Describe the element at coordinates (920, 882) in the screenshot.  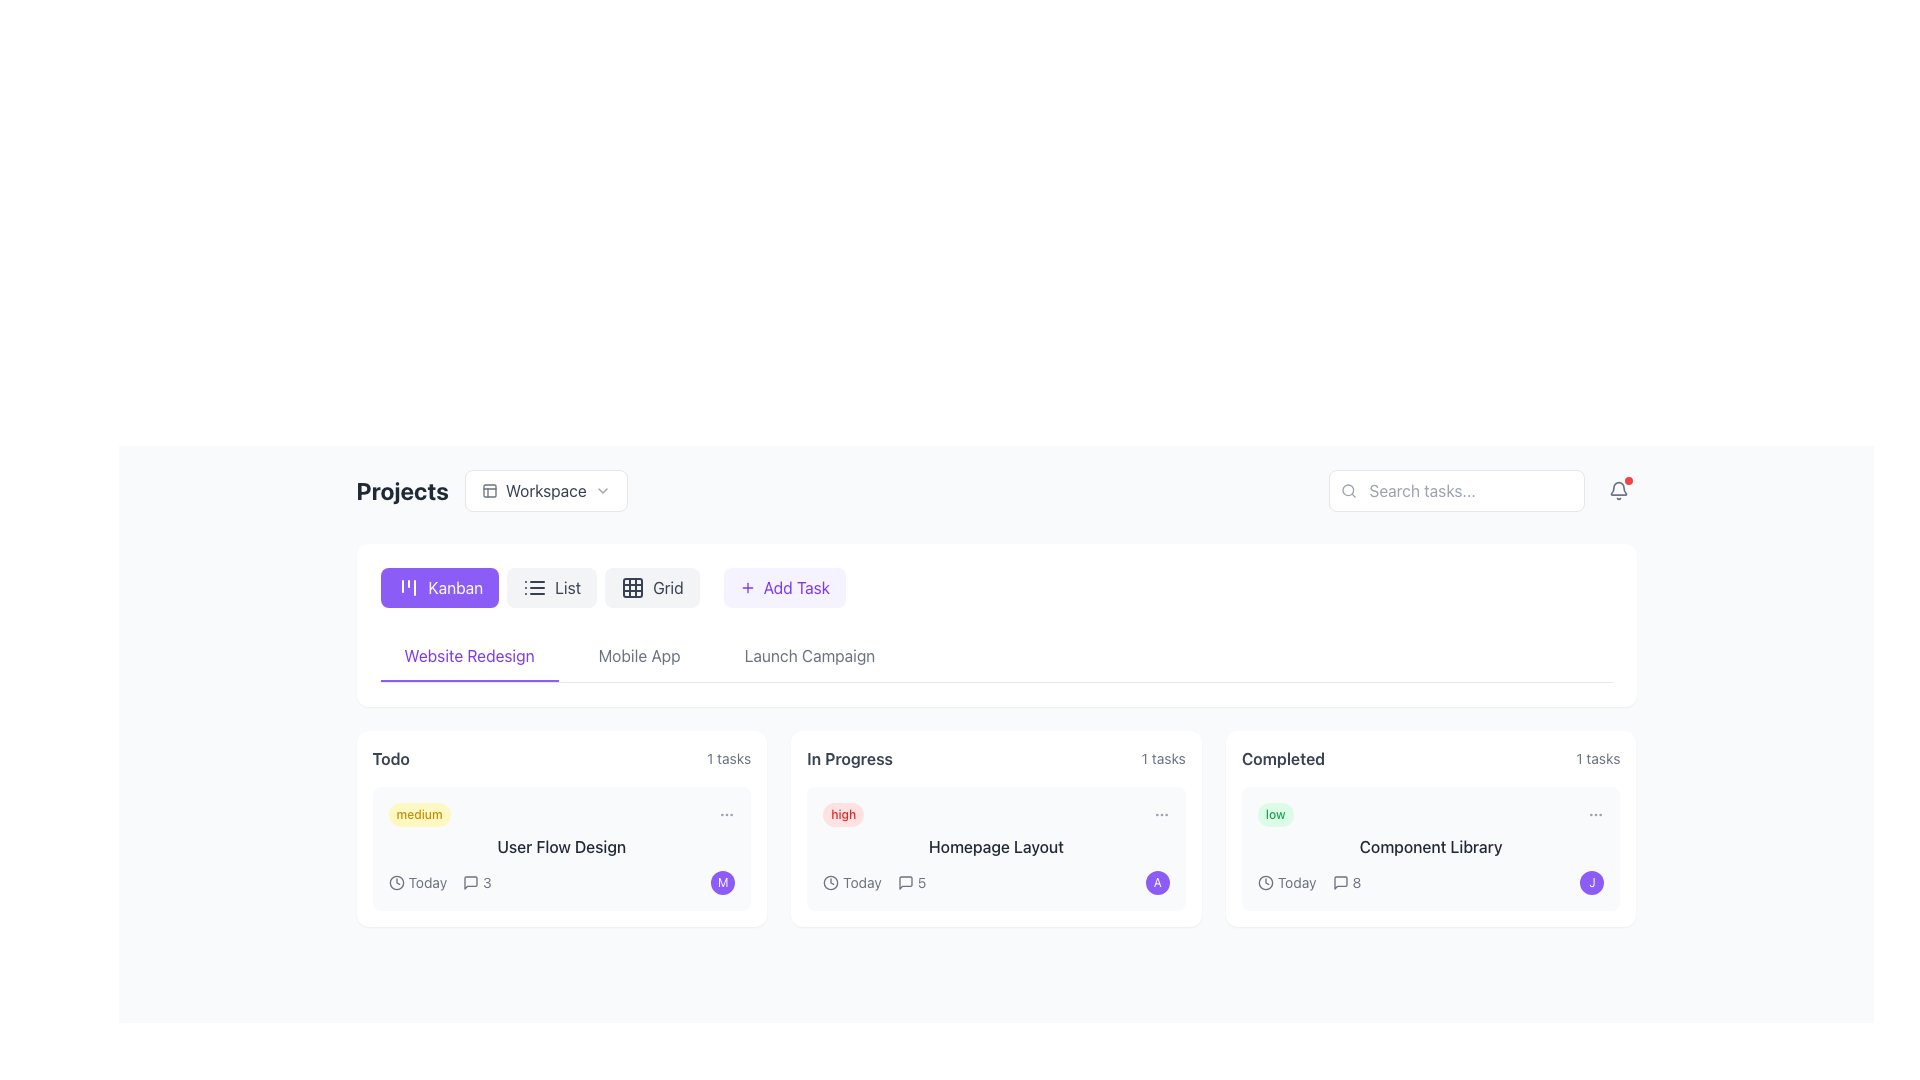
I see `the text label '5' which indicates the number of comments for the task 'Homepage Layout' in the 'In Progress' column of the task board` at that location.